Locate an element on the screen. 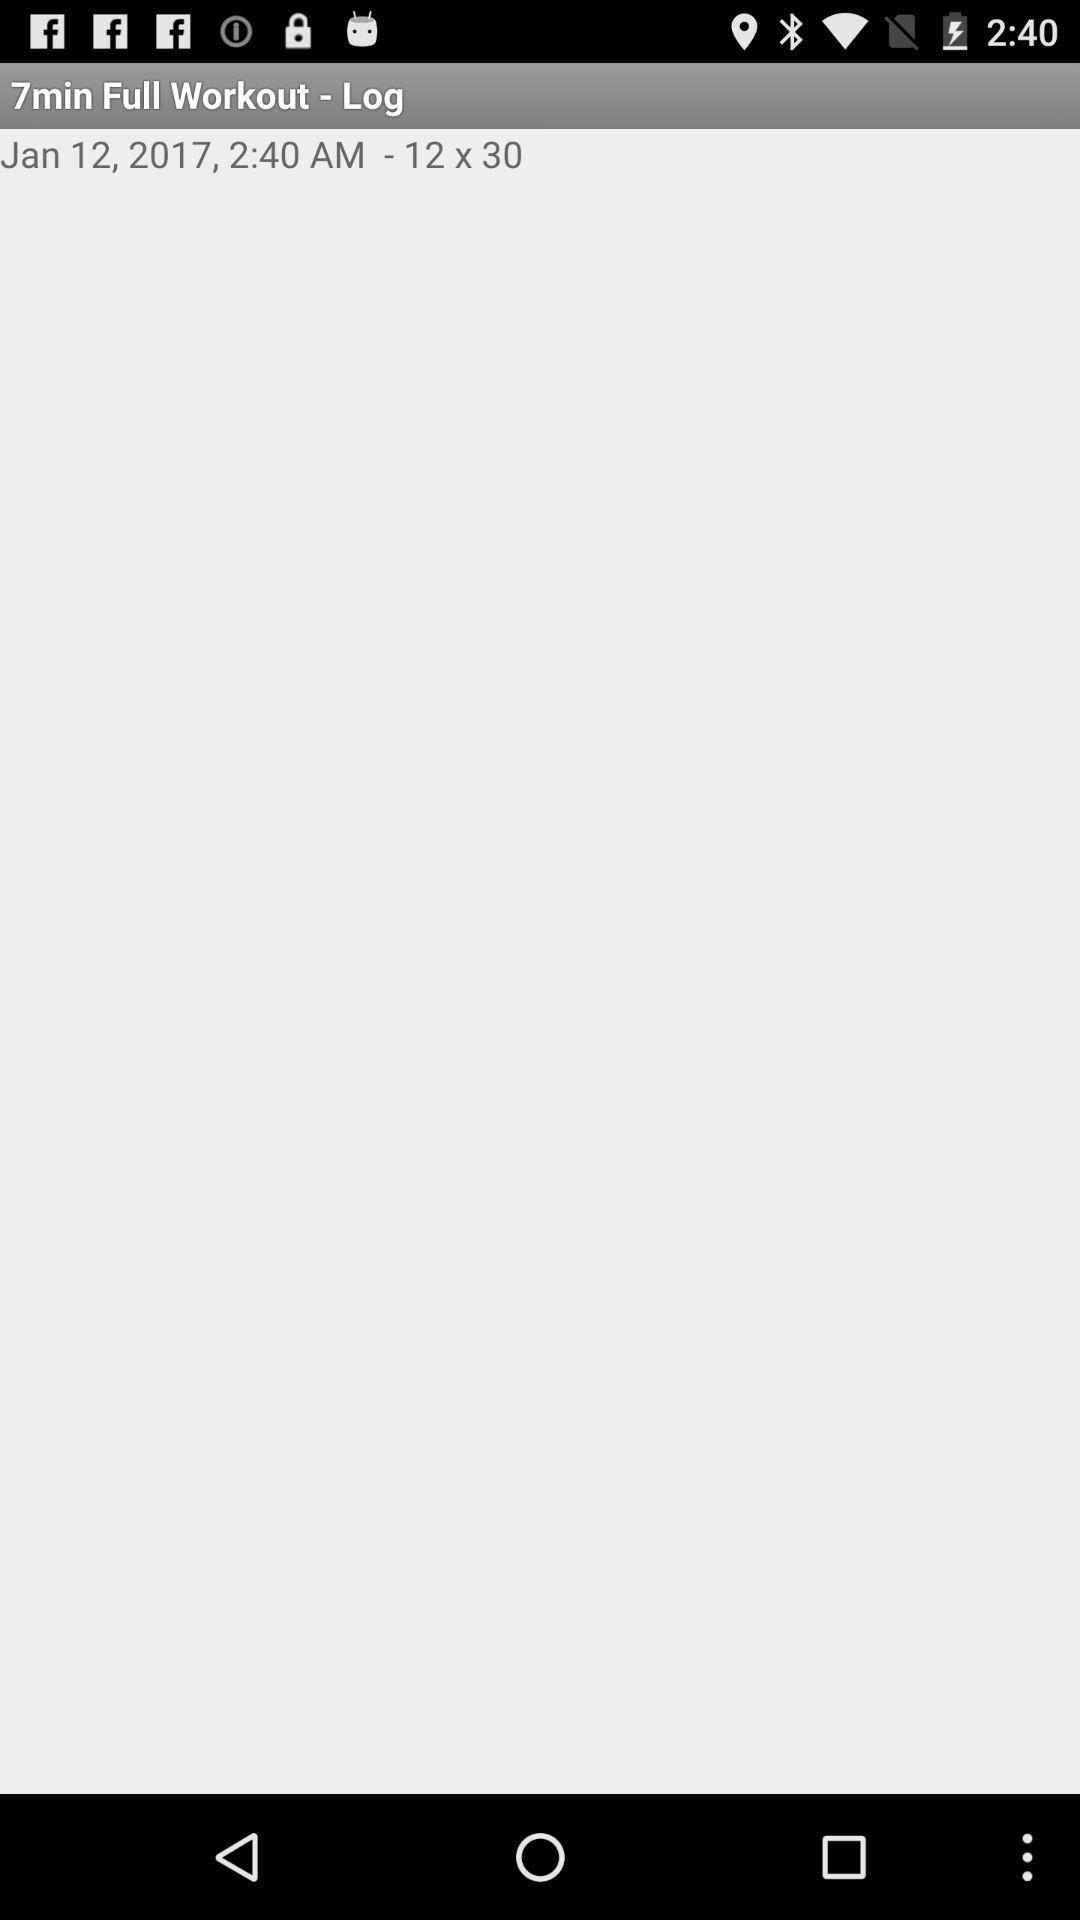 This screenshot has width=1080, height=1920. icon below the 7min full workout is located at coordinates (540, 175).